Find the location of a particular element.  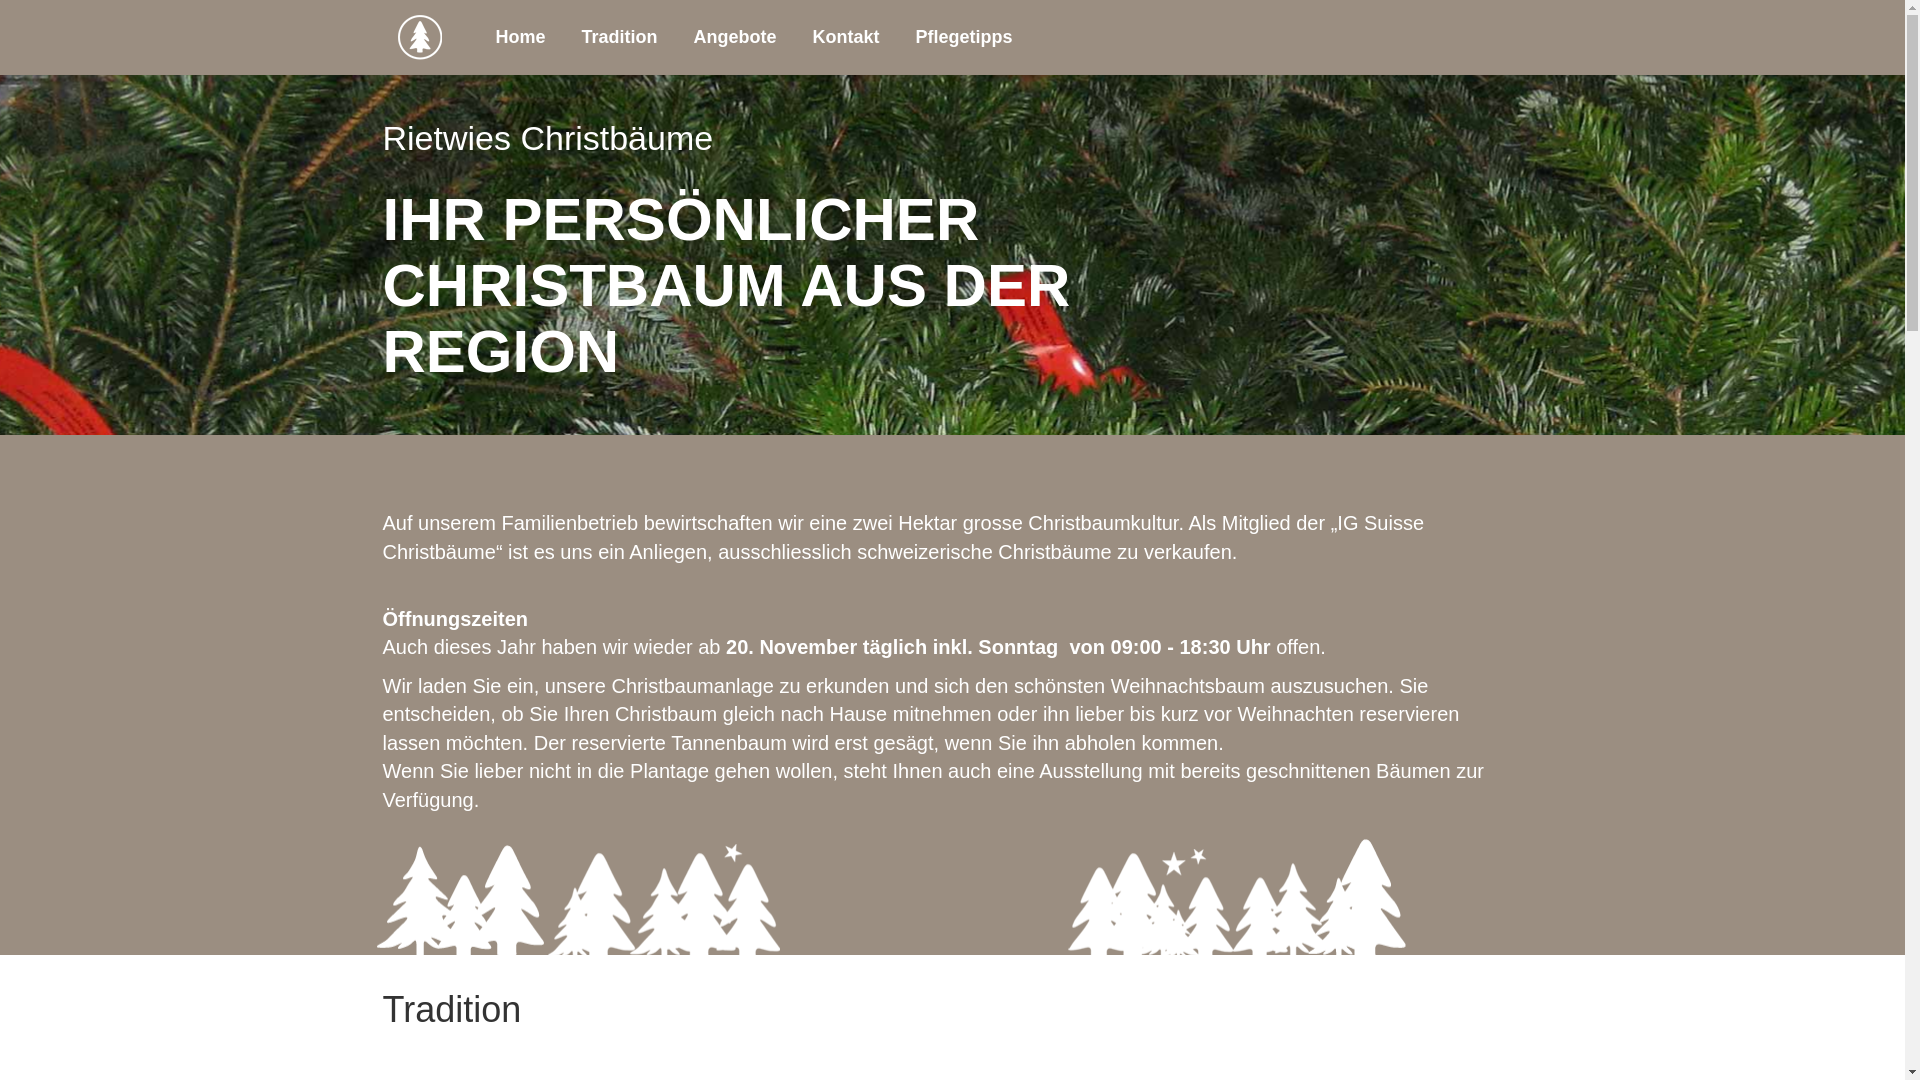

'Angebote' is located at coordinates (734, 37).